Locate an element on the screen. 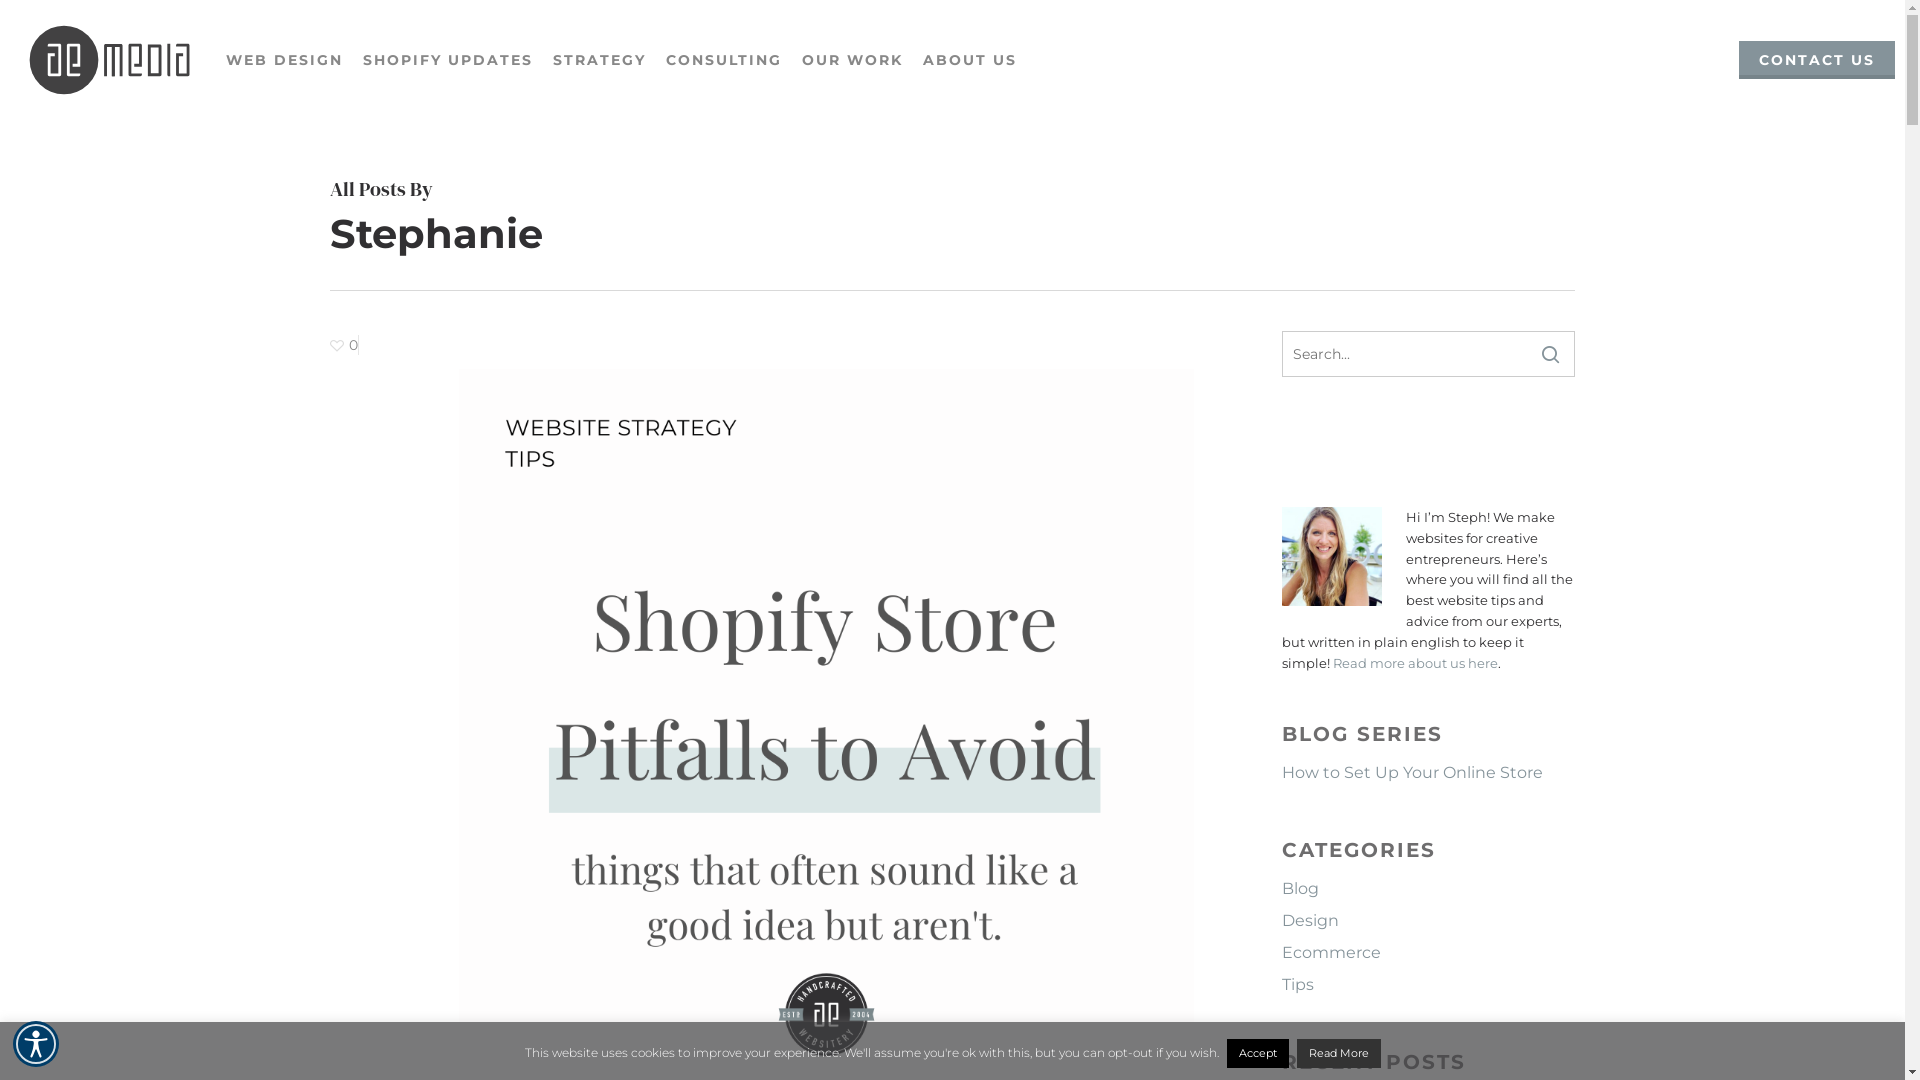 The image size is (1920, 1080). '0' is located at coordinates (344, 344).